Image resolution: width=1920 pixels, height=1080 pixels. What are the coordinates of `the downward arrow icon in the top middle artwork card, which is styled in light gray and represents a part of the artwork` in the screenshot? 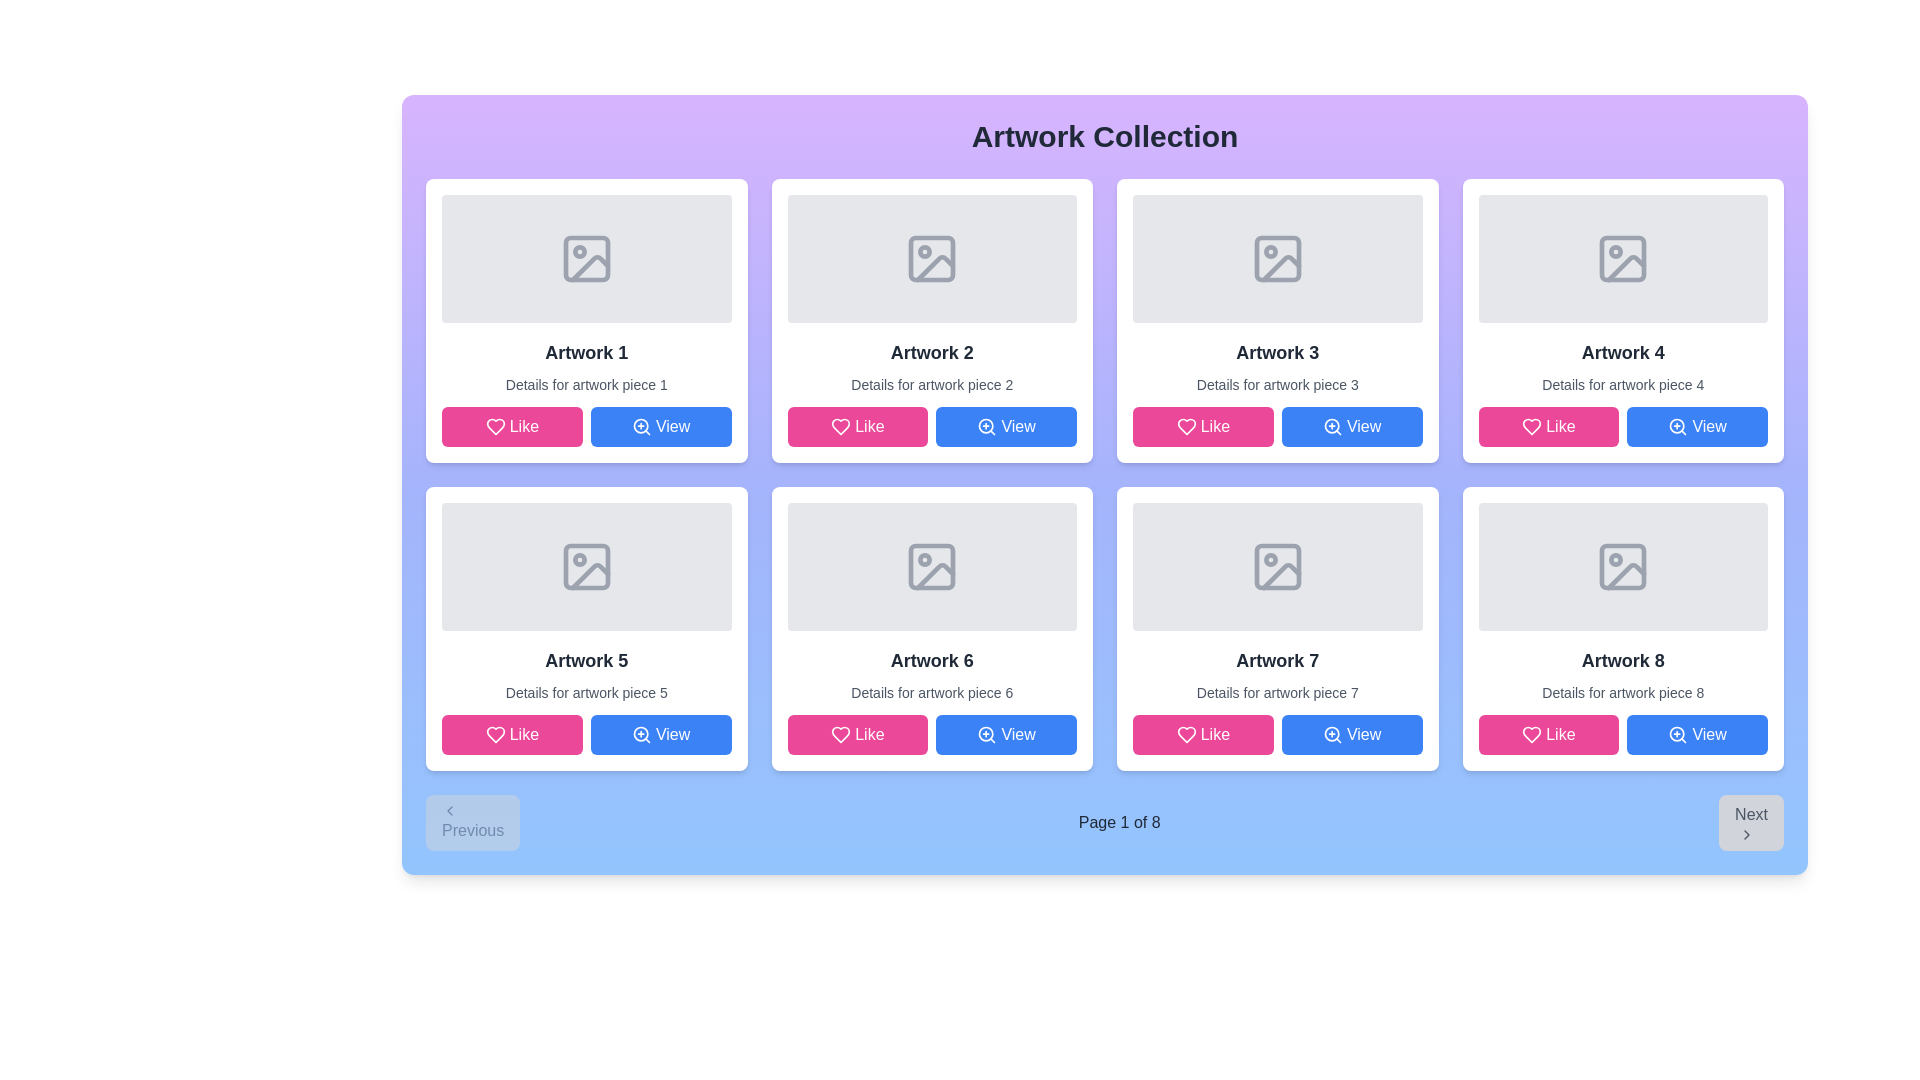 It's located at (1281, 267).